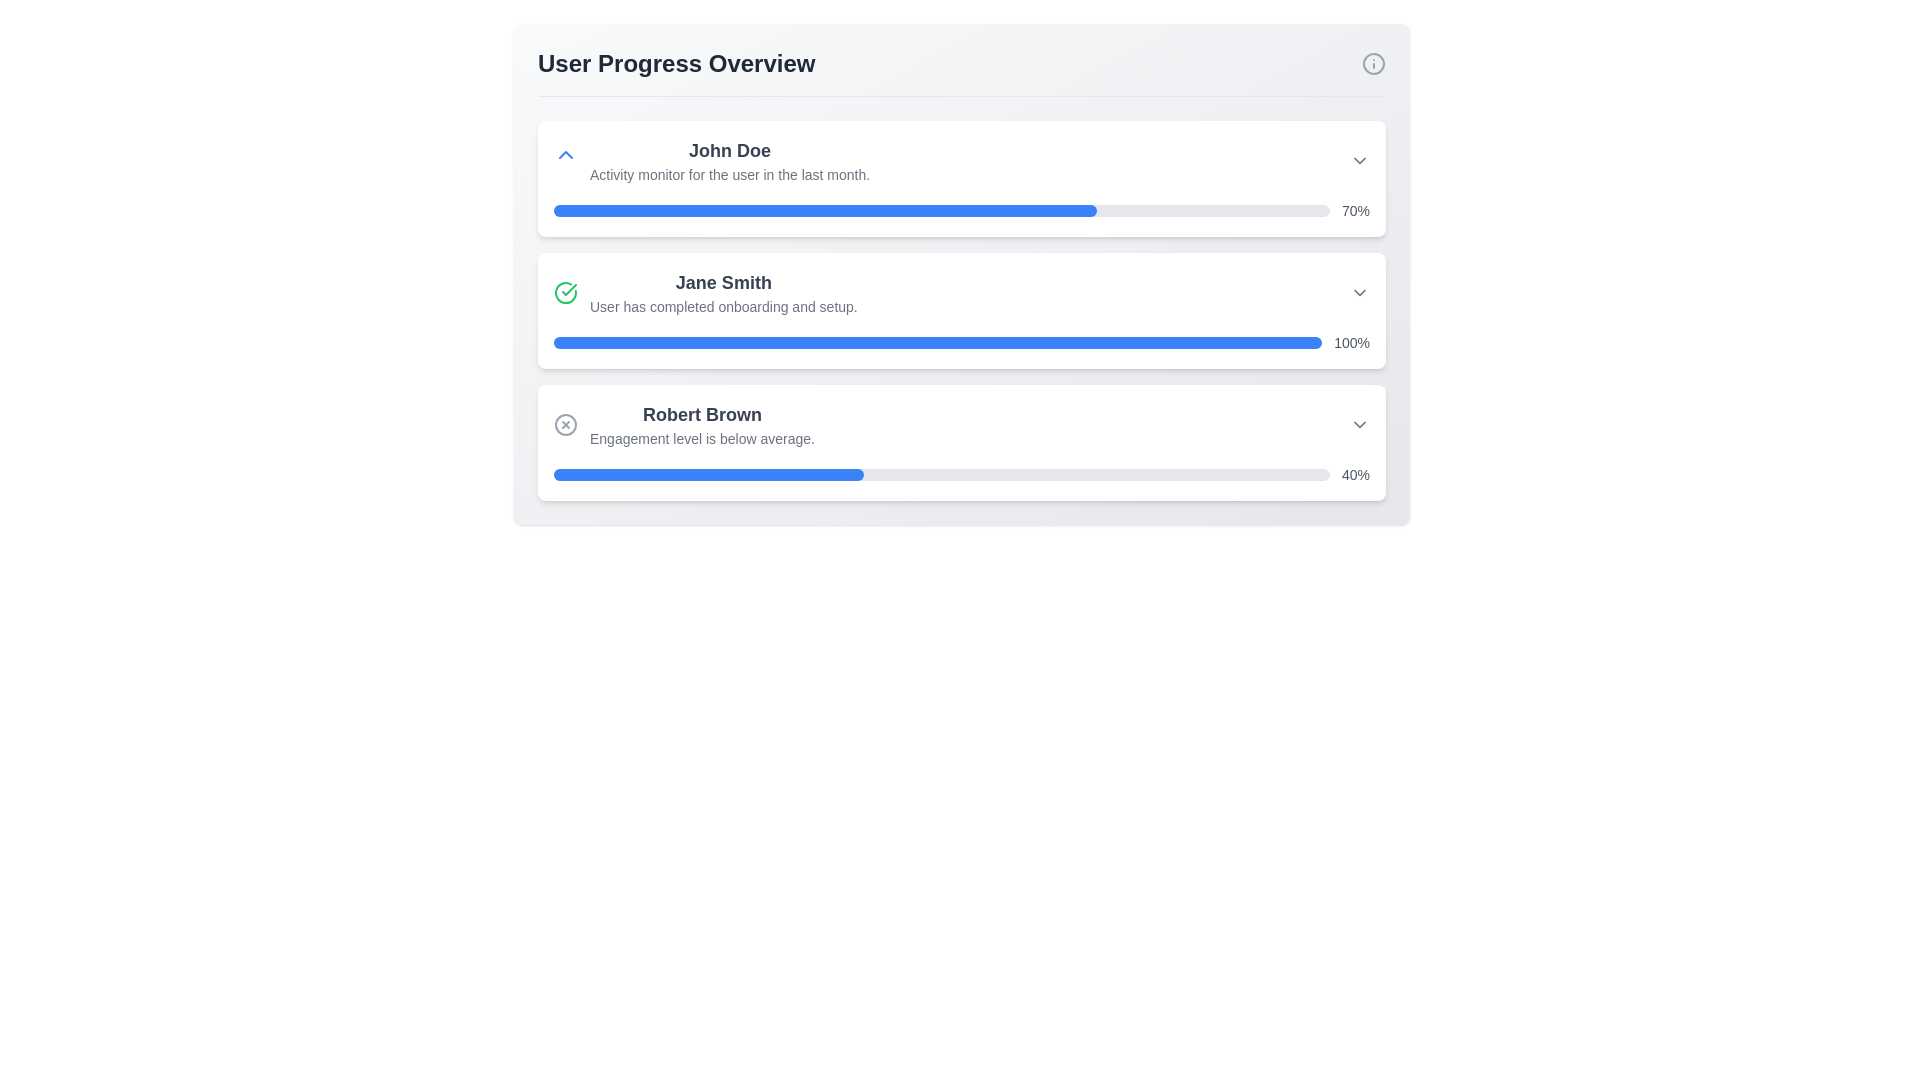 Image resolution: width=1920 pixels, height=1080 pixels. Describe the element at coordinates (940, 474) in the screenshot. I see `the progress bar representing the engagement level for user 'Robert Brown', located in the 'User Progress Overview' section` at that location.